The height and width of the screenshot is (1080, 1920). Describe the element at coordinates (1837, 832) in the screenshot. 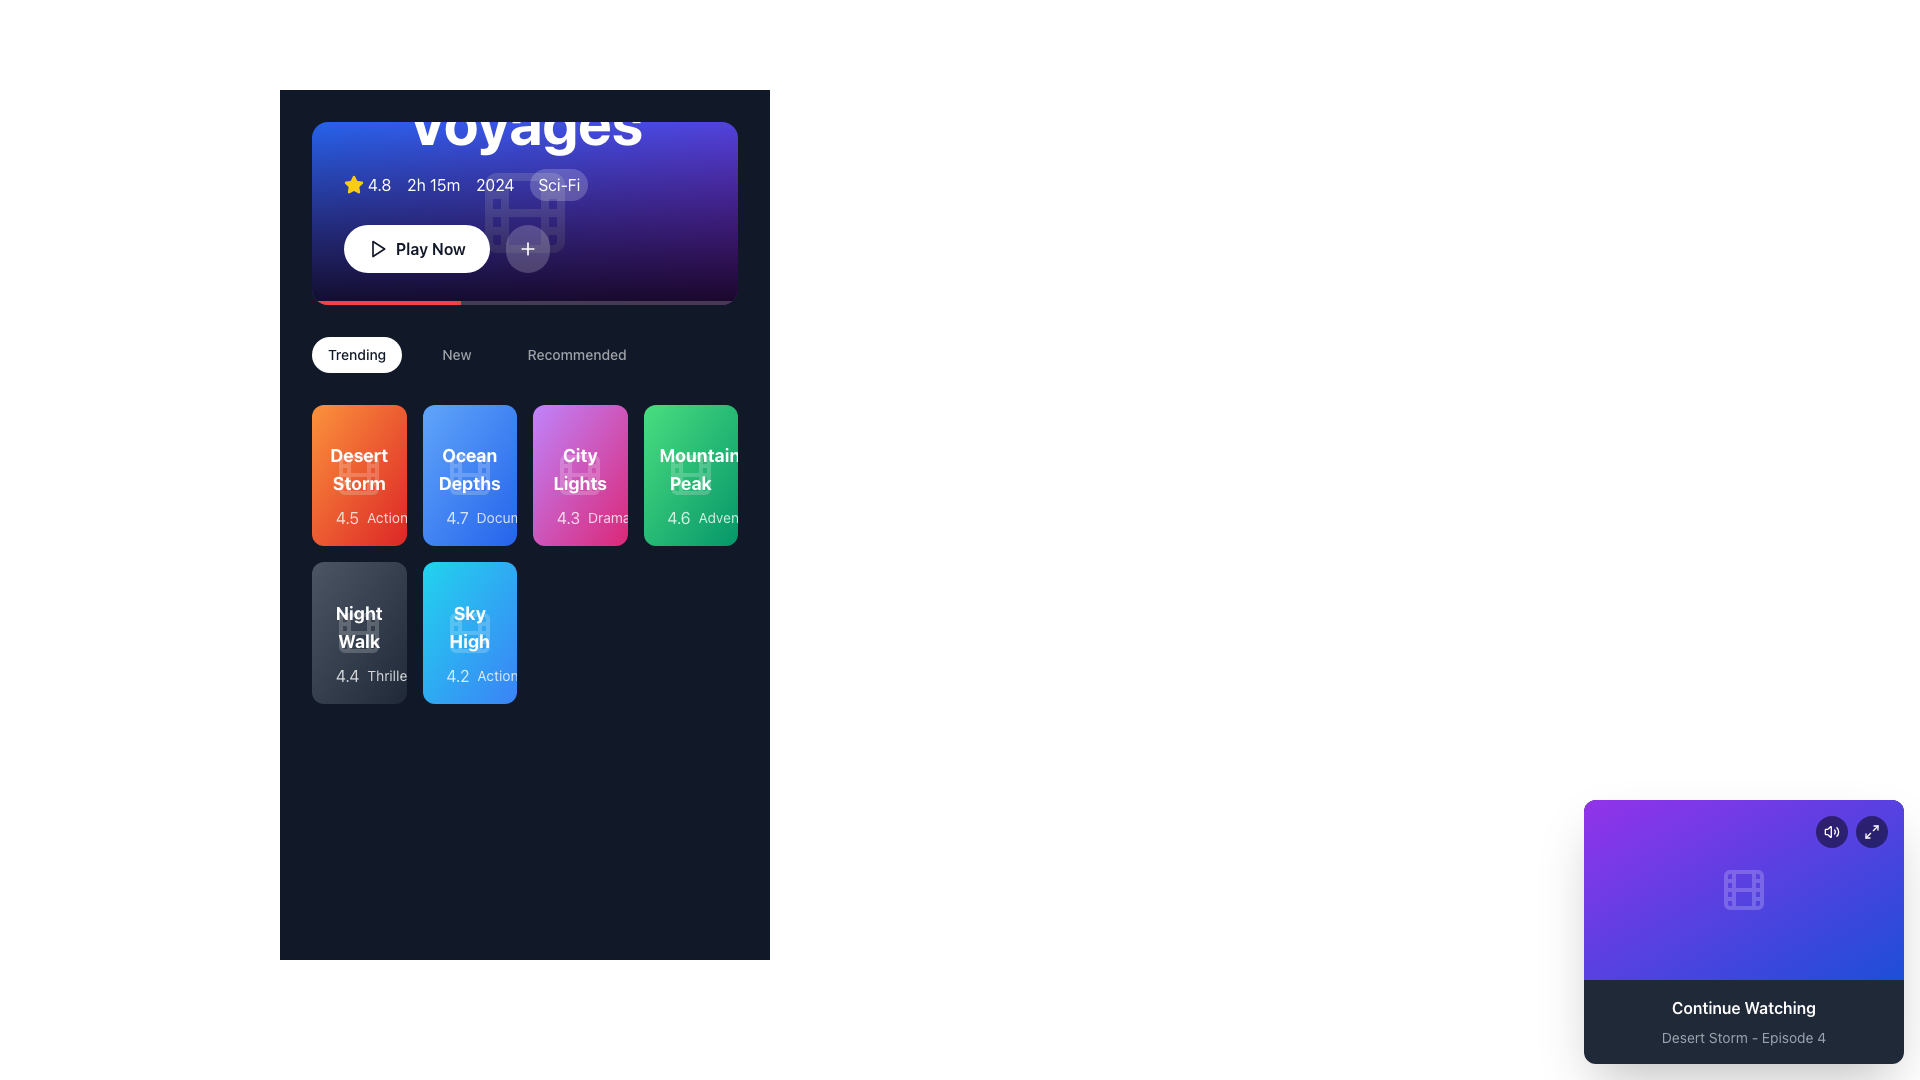

I see `the outer curved line of the volume icon located in the bottom-right corner of the interface` at that location.